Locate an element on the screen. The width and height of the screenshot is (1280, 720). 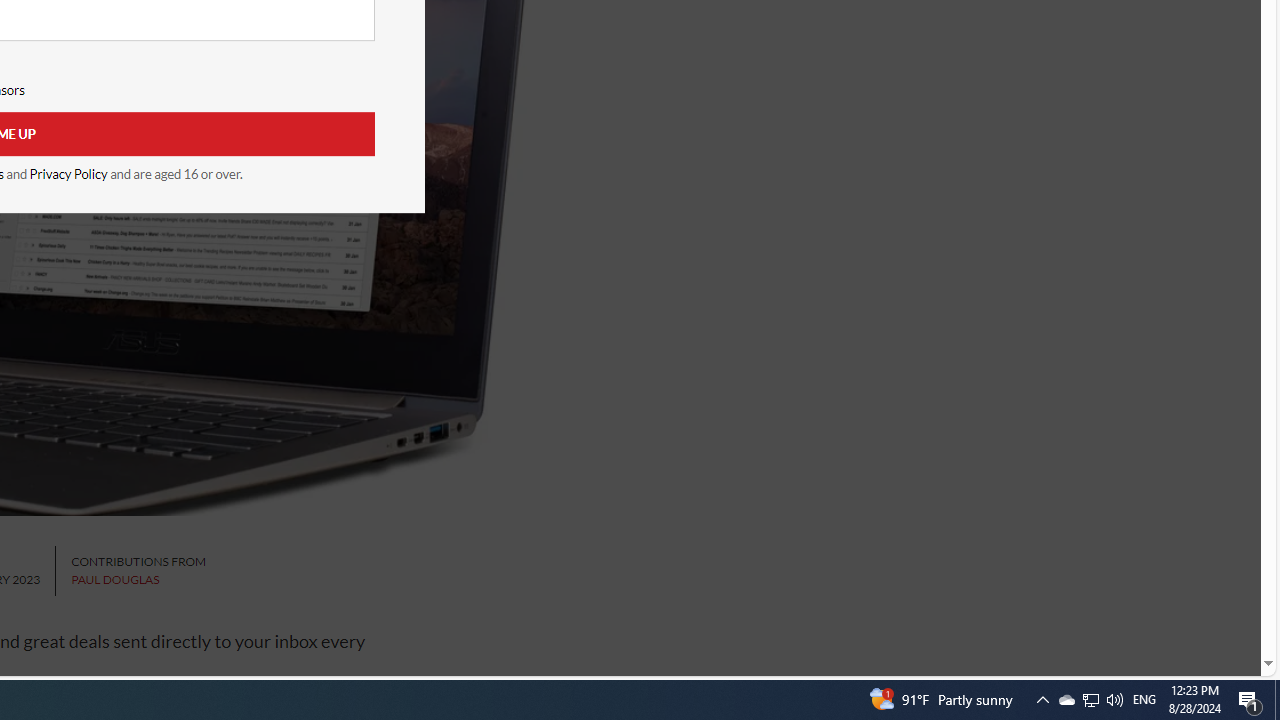
'PAUL DOUGLAS' is located at coordinates (114, 579).